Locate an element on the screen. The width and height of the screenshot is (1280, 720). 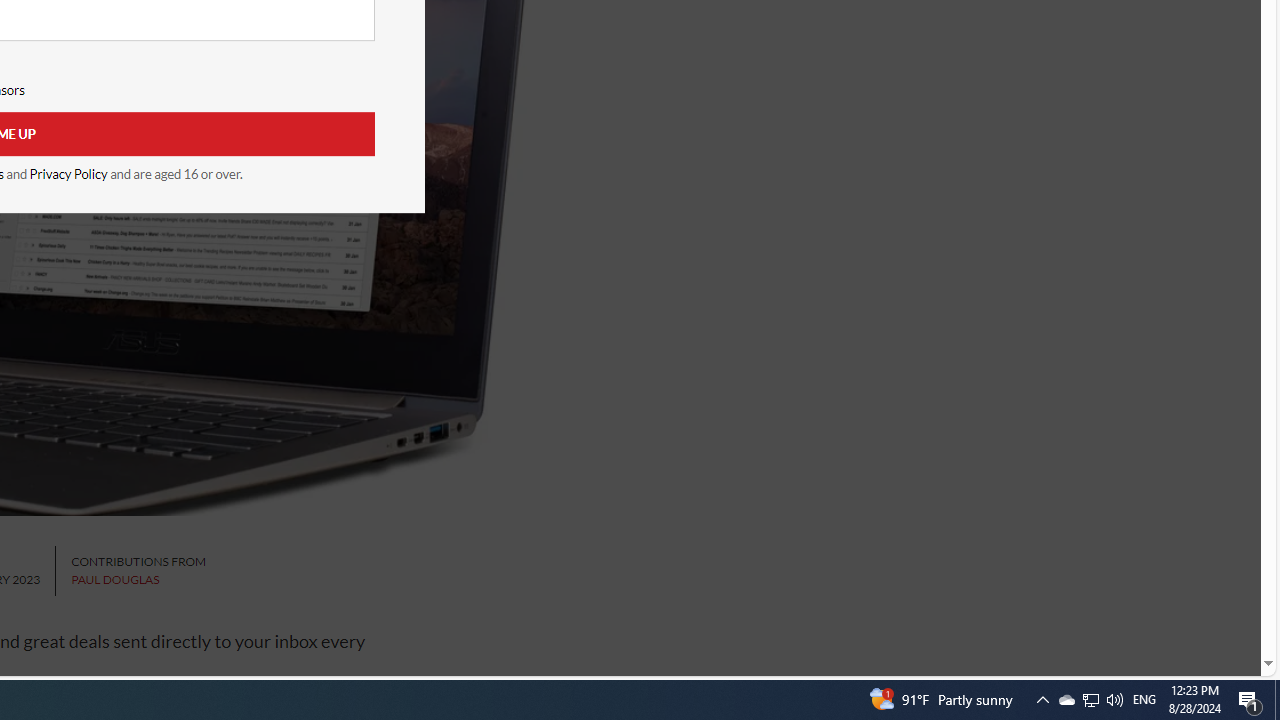
'PAUL DOUGLAS' is located at coordinates (114, 579).